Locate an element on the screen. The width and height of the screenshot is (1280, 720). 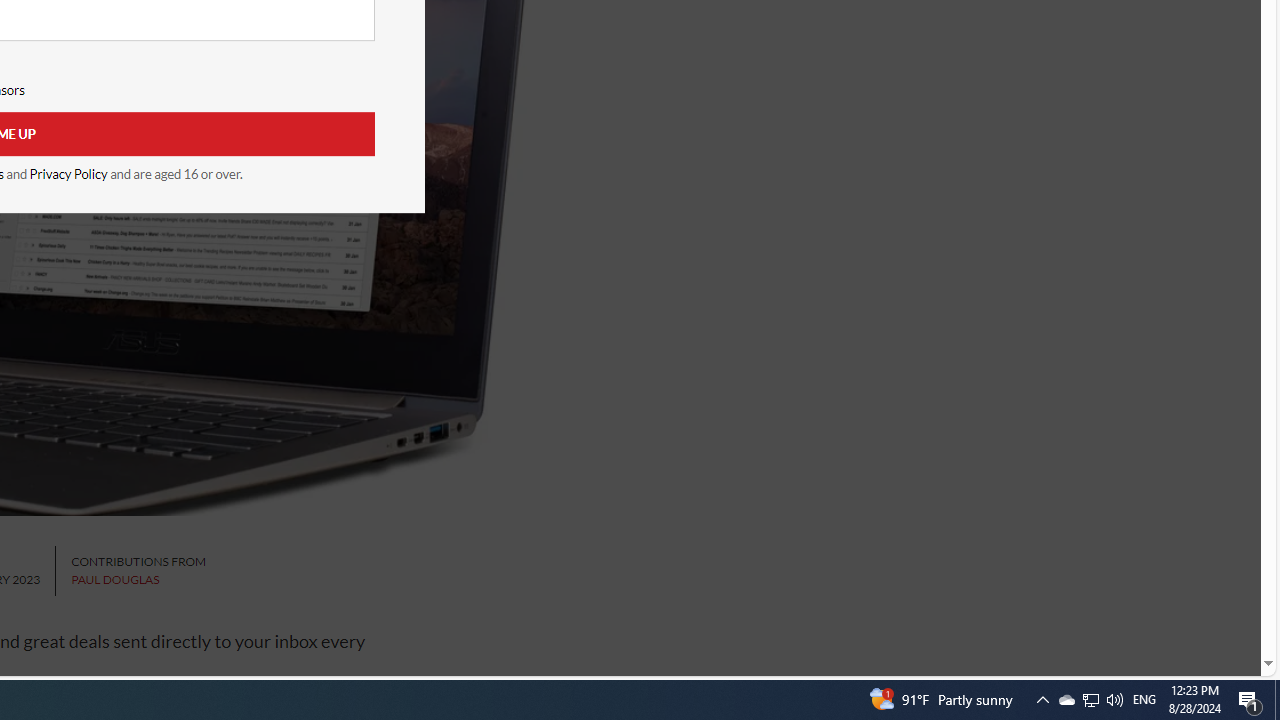
'PAUL DOUGLAS' is located at coordinates (114, 579).